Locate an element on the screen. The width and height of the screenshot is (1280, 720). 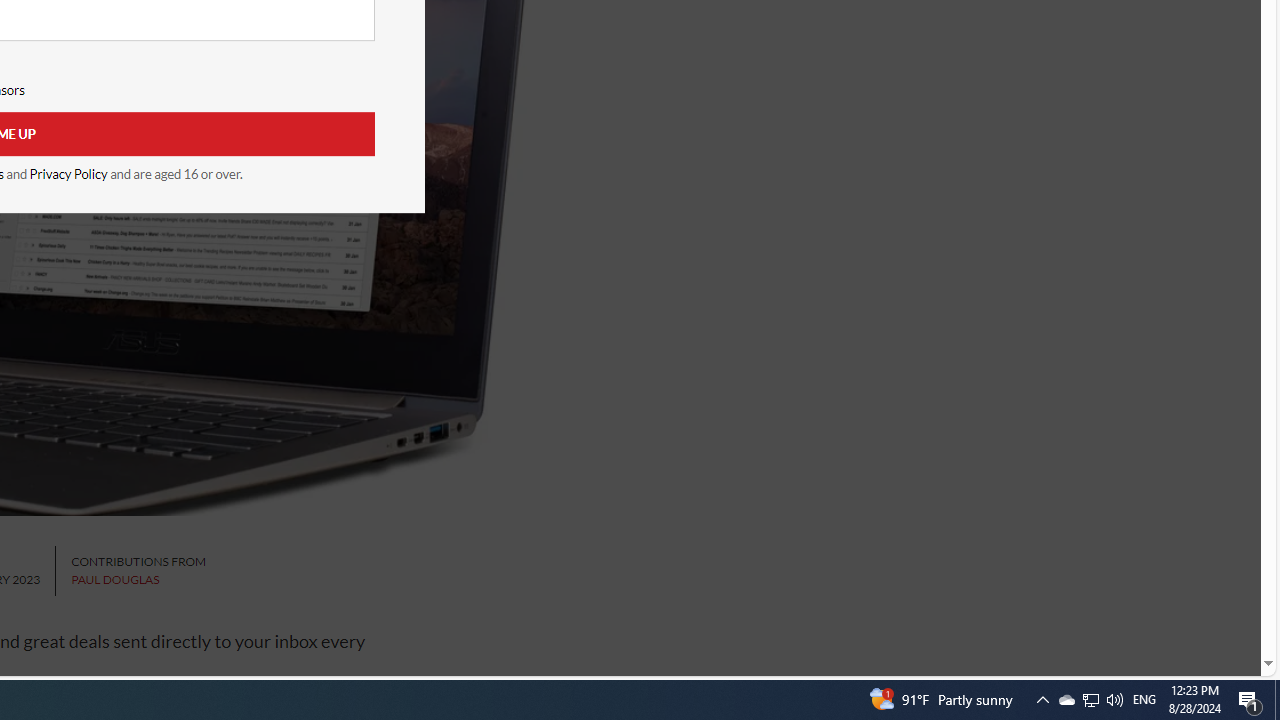
'PAUL DOUGLAS' is located at coordinates (114, 579).